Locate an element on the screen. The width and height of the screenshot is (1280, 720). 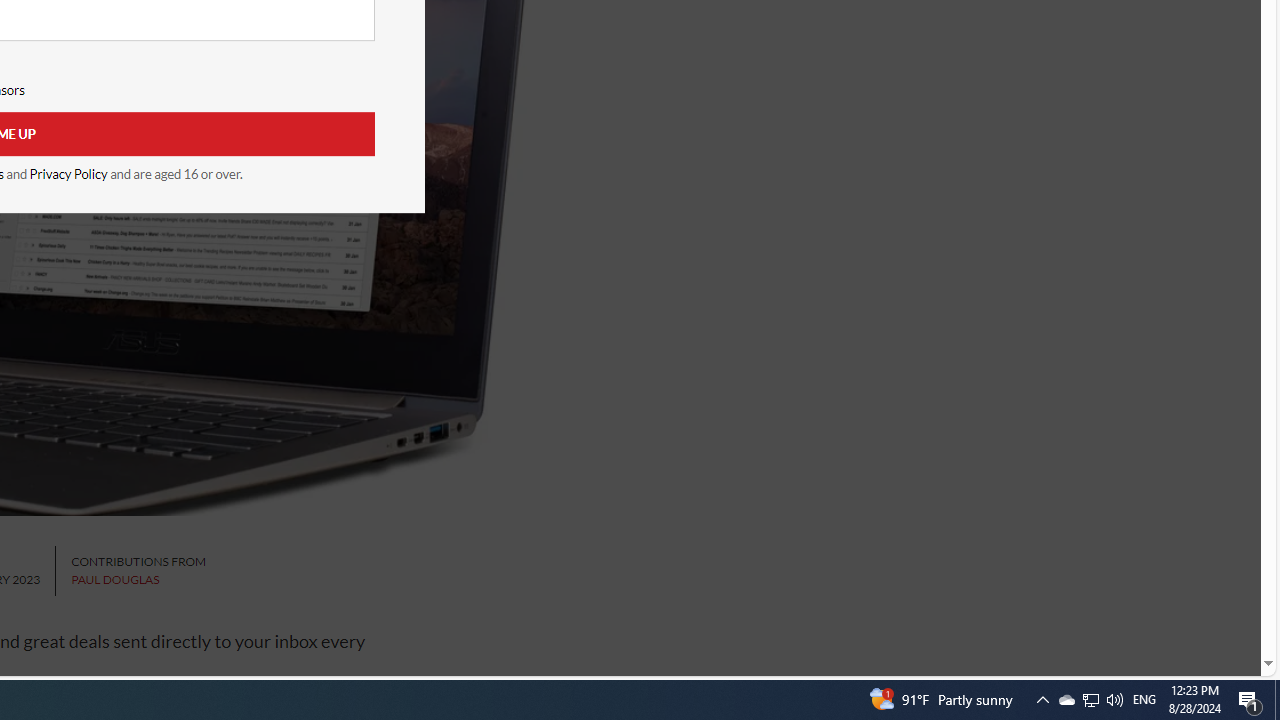
'PAUL DOUGLAS' is located at coordinates (114, 579).